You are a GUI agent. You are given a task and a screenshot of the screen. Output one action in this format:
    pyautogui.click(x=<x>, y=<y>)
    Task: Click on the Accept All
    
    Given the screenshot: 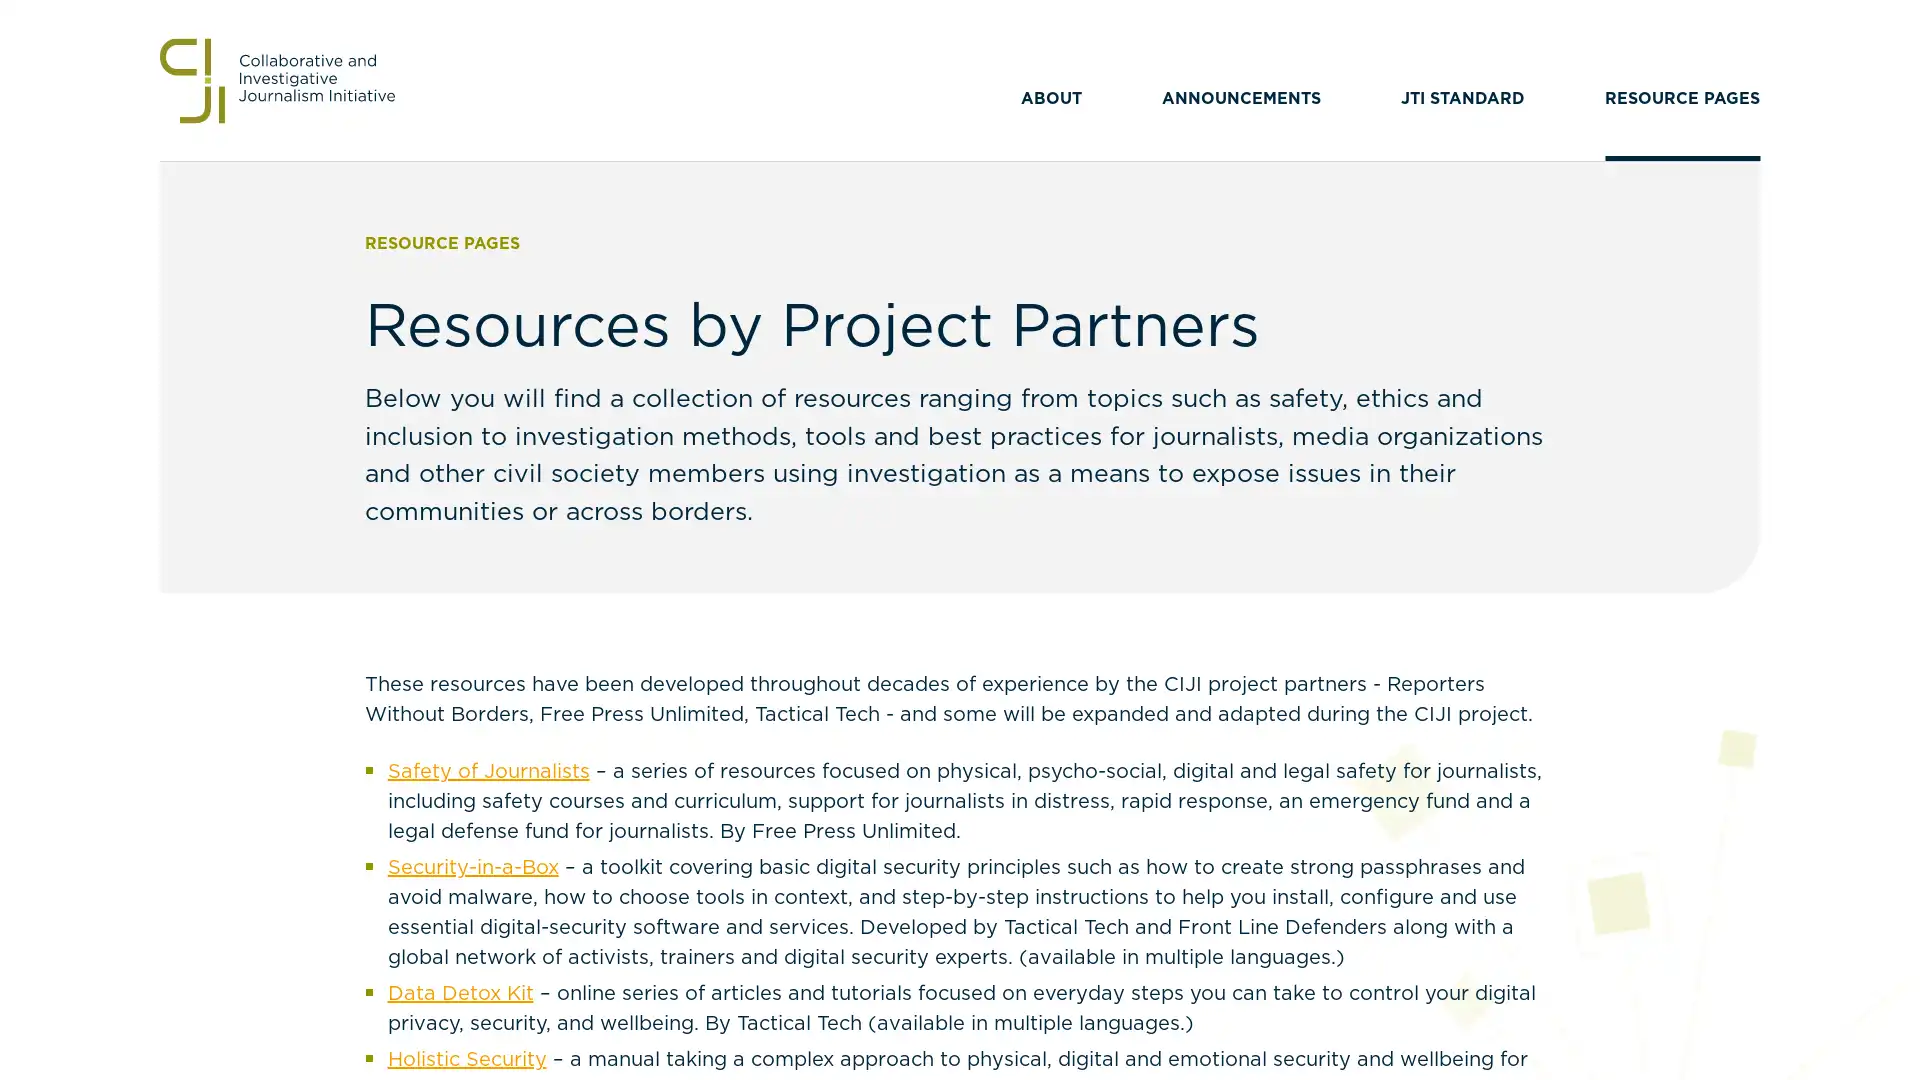 What is the action you would take?
    pyautogui.click(x=1156, y=678)
    